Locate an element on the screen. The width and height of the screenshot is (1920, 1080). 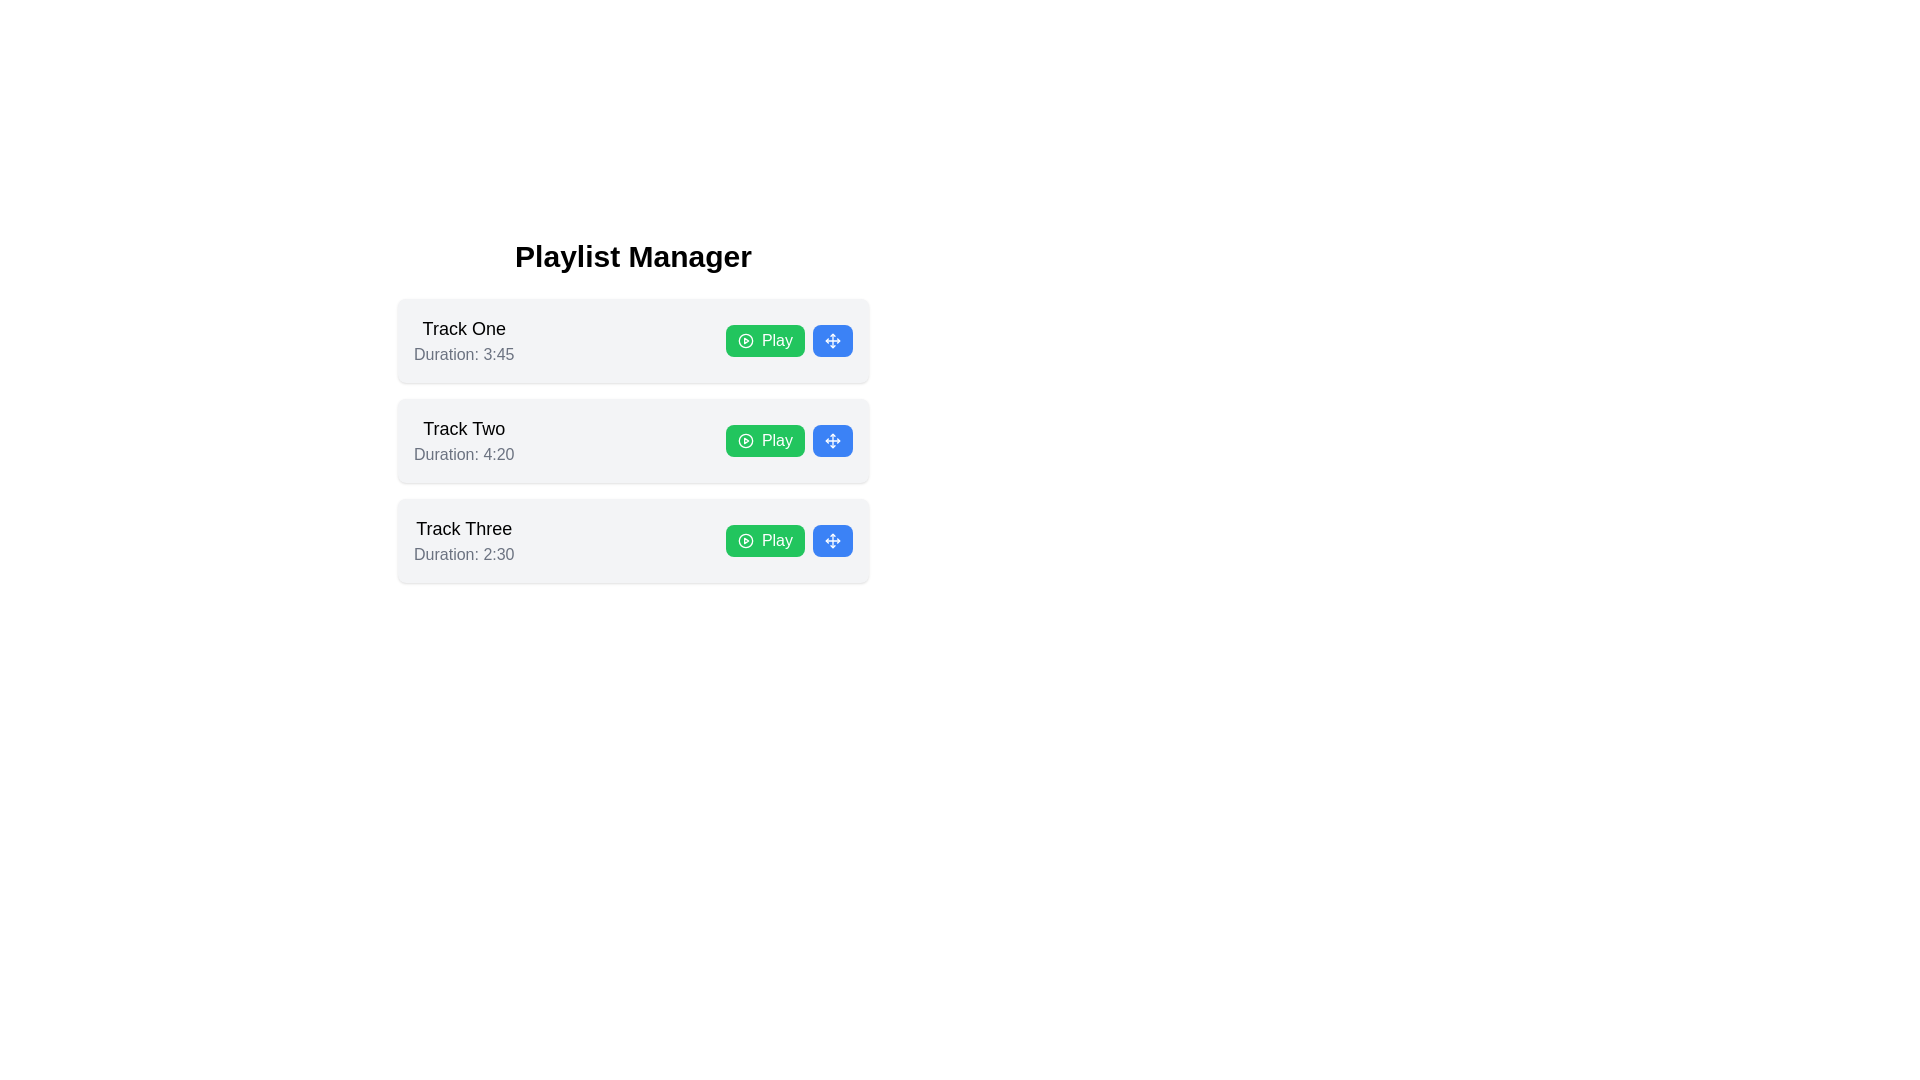
the play icon, which is a green circular button with a white triangle, located within the 'Play' button under the 'Playlist Manager' section is located at coordinates (744, 439).